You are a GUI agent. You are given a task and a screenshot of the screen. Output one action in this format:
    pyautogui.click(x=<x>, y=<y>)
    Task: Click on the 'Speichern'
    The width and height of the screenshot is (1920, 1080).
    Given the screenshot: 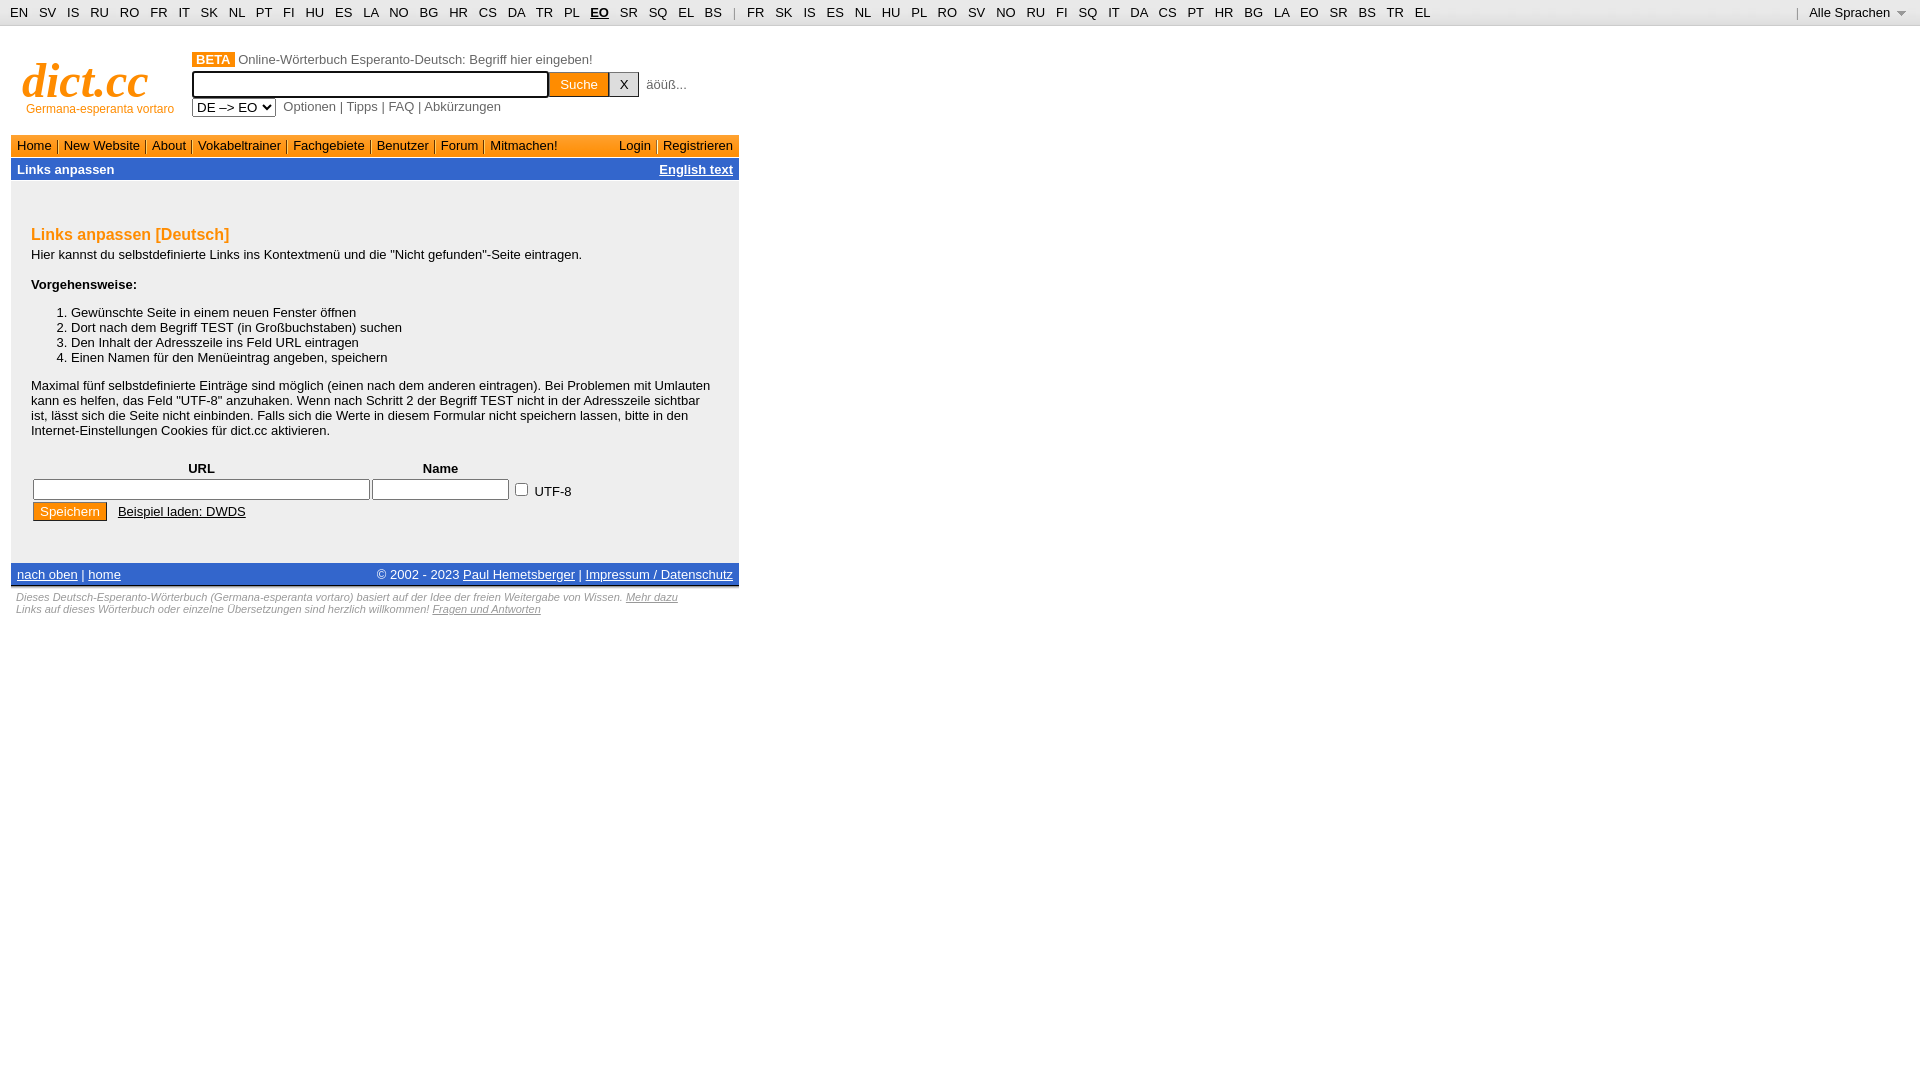 What is the action you would take?
    pyautogui.click(x=70, y=510)
    